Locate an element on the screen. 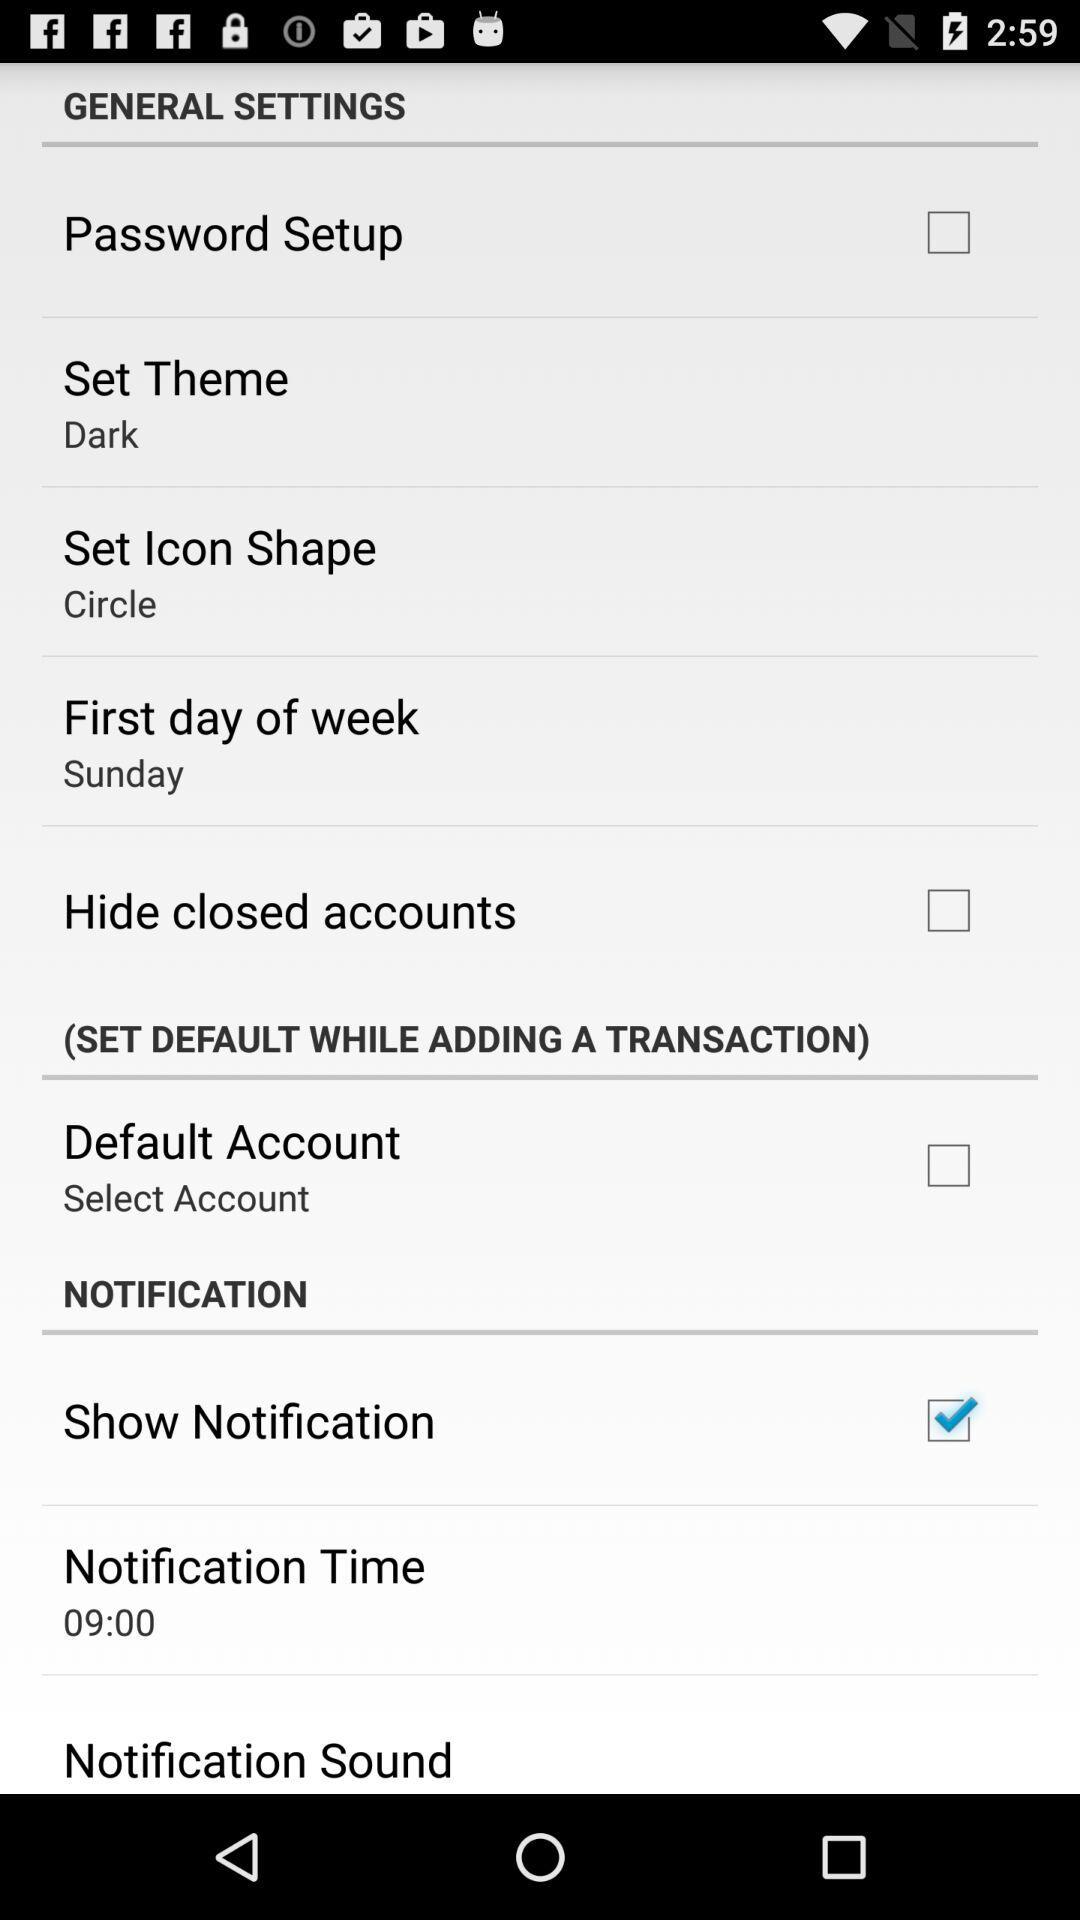 This screenshot has width=1080, height=1920. app above the set theme item is located at coordinates (232, 232).